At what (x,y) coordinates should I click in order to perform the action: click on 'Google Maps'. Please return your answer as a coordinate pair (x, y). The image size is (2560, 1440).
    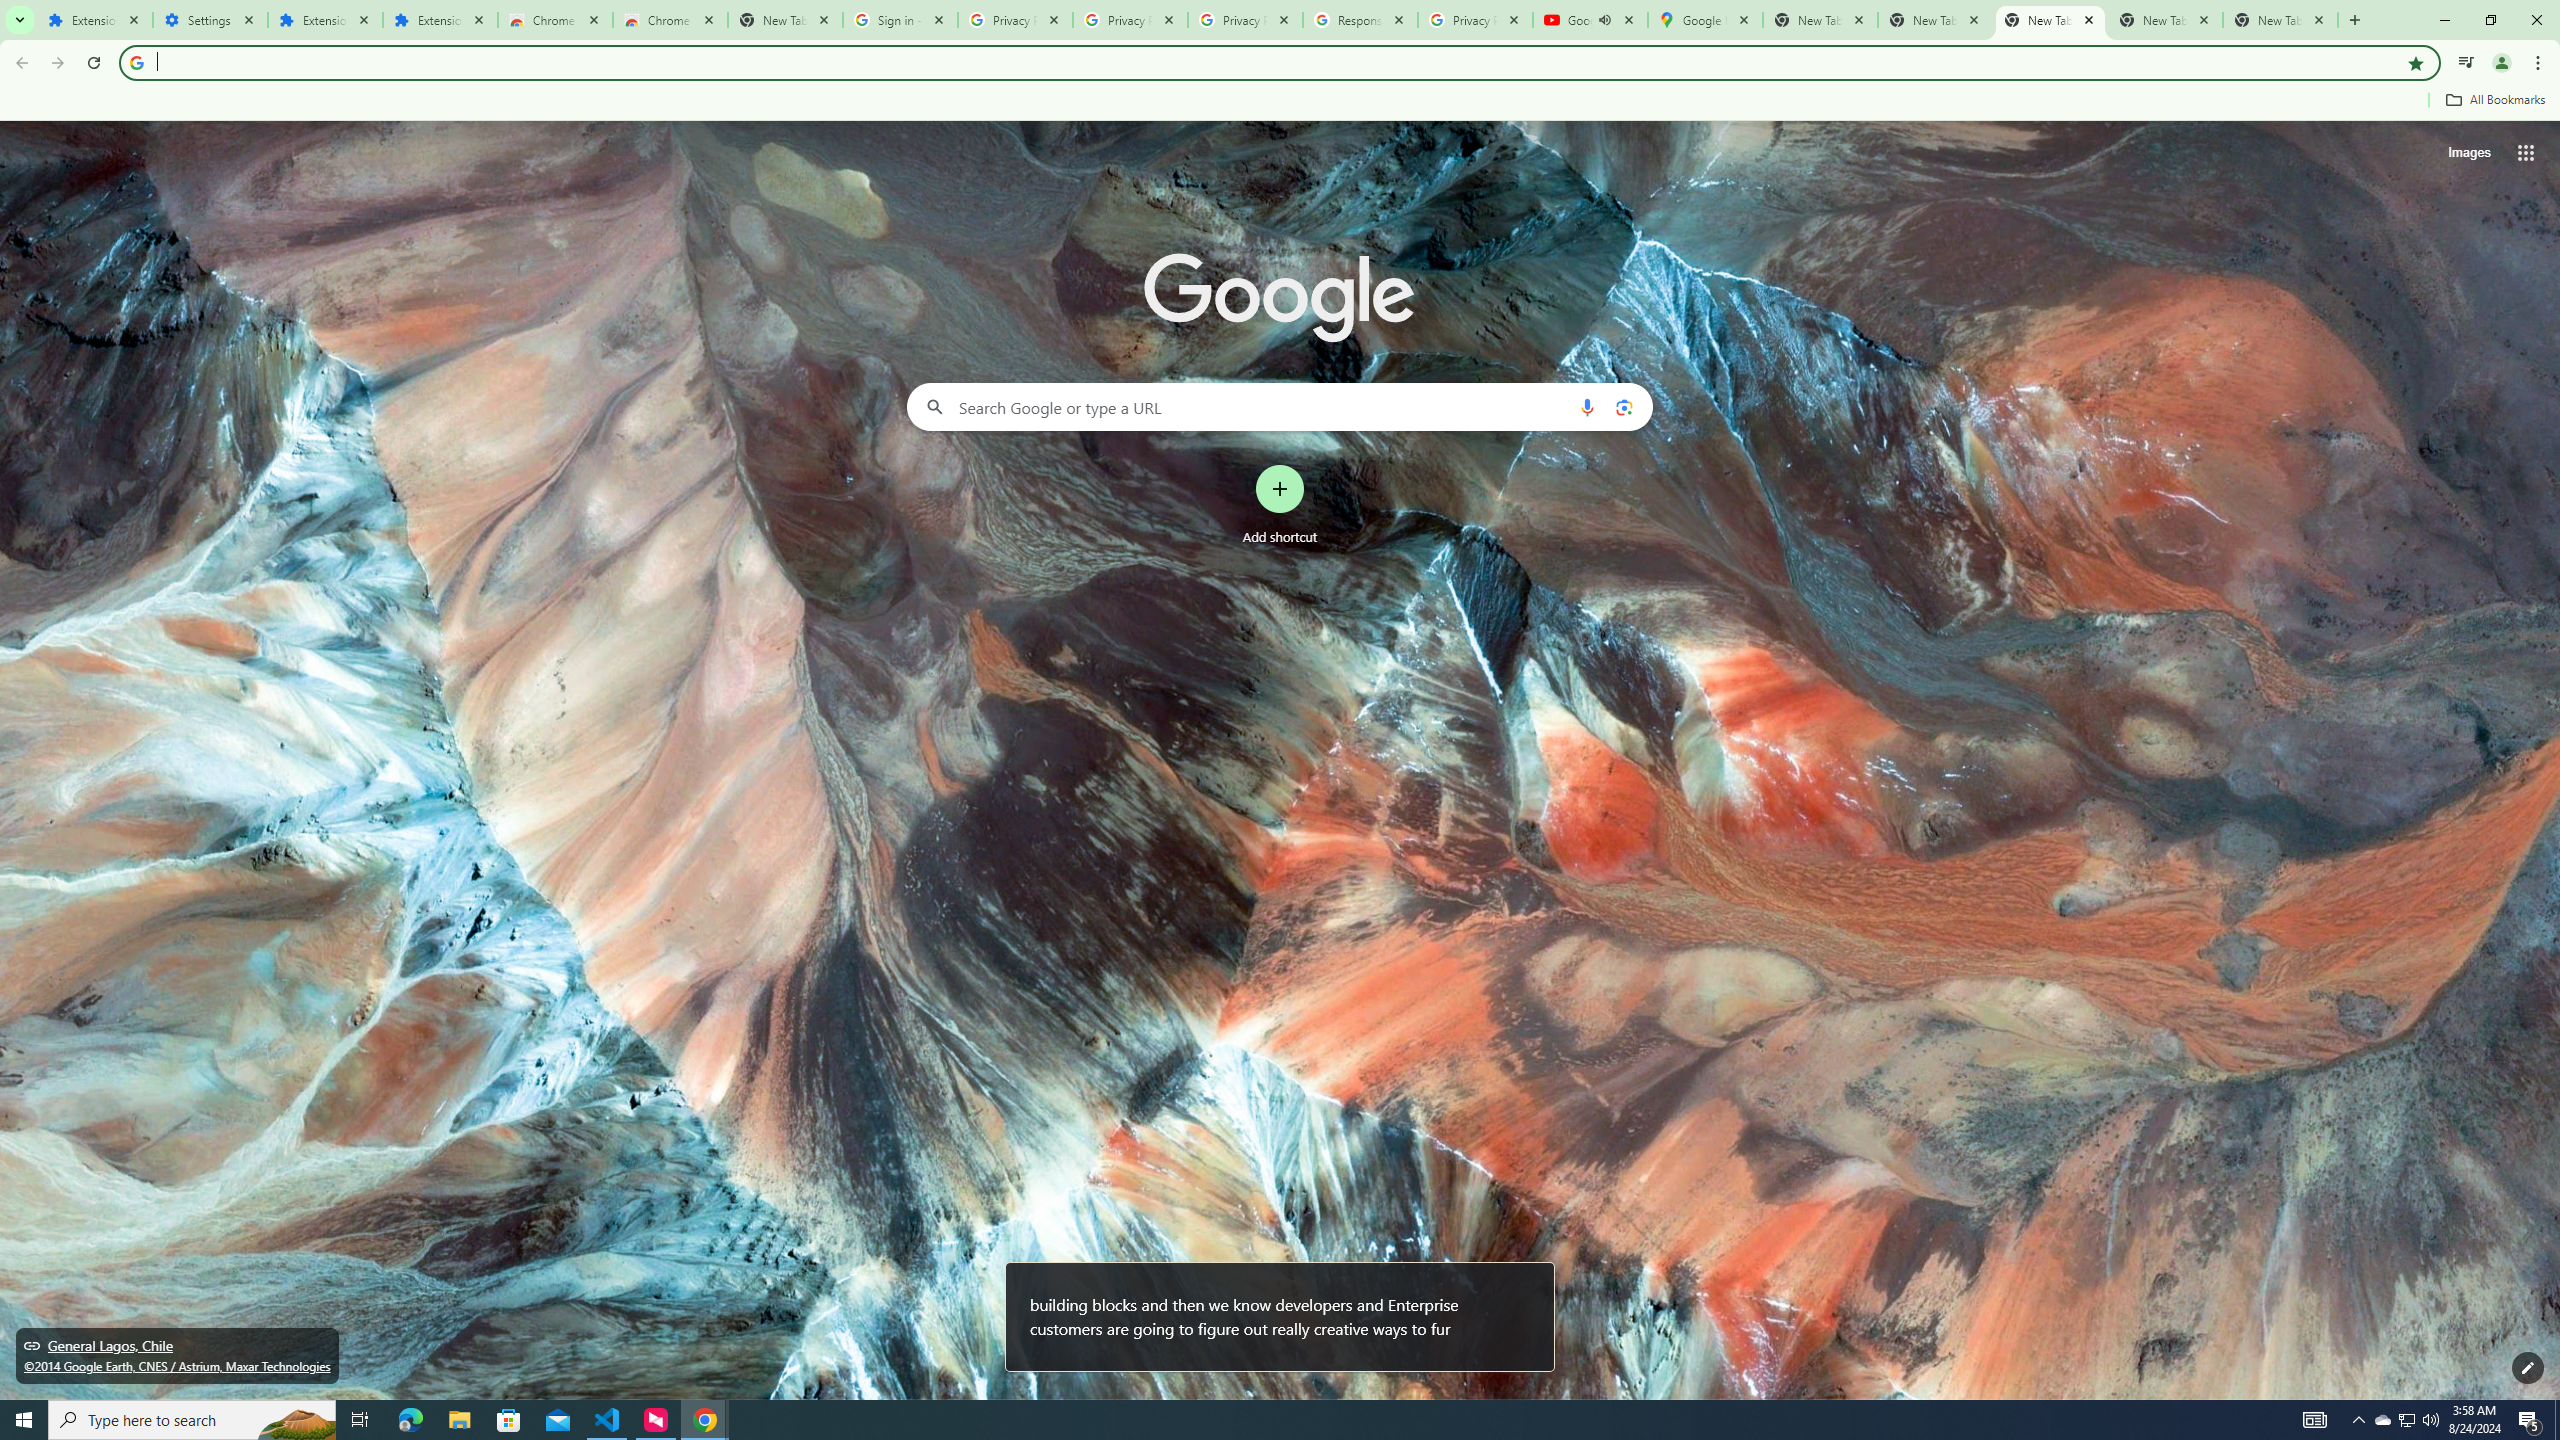
    Looking at the image, I should click on (1703, 19).